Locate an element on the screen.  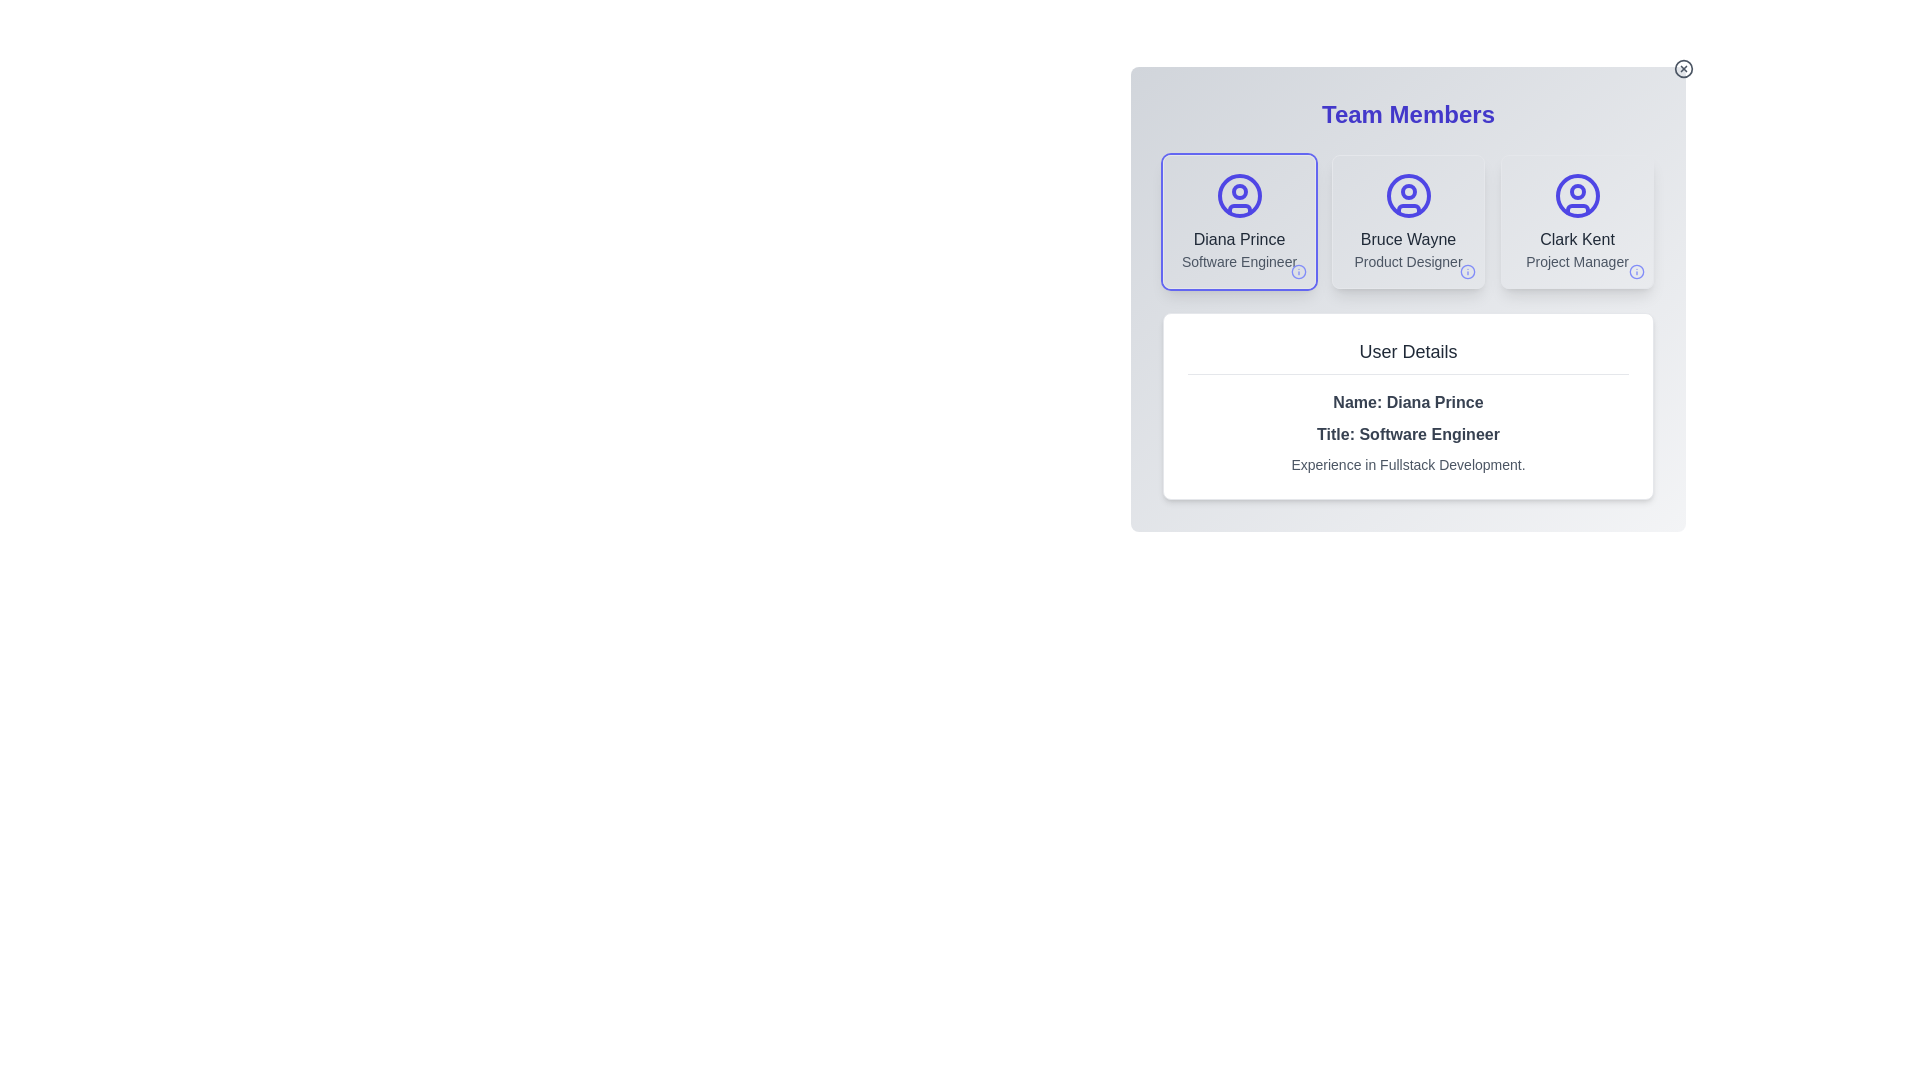
the profile card representing the team member in the first column of the 'Team Members' section at the upper center of the modal is located at coordinates (1238, 222).